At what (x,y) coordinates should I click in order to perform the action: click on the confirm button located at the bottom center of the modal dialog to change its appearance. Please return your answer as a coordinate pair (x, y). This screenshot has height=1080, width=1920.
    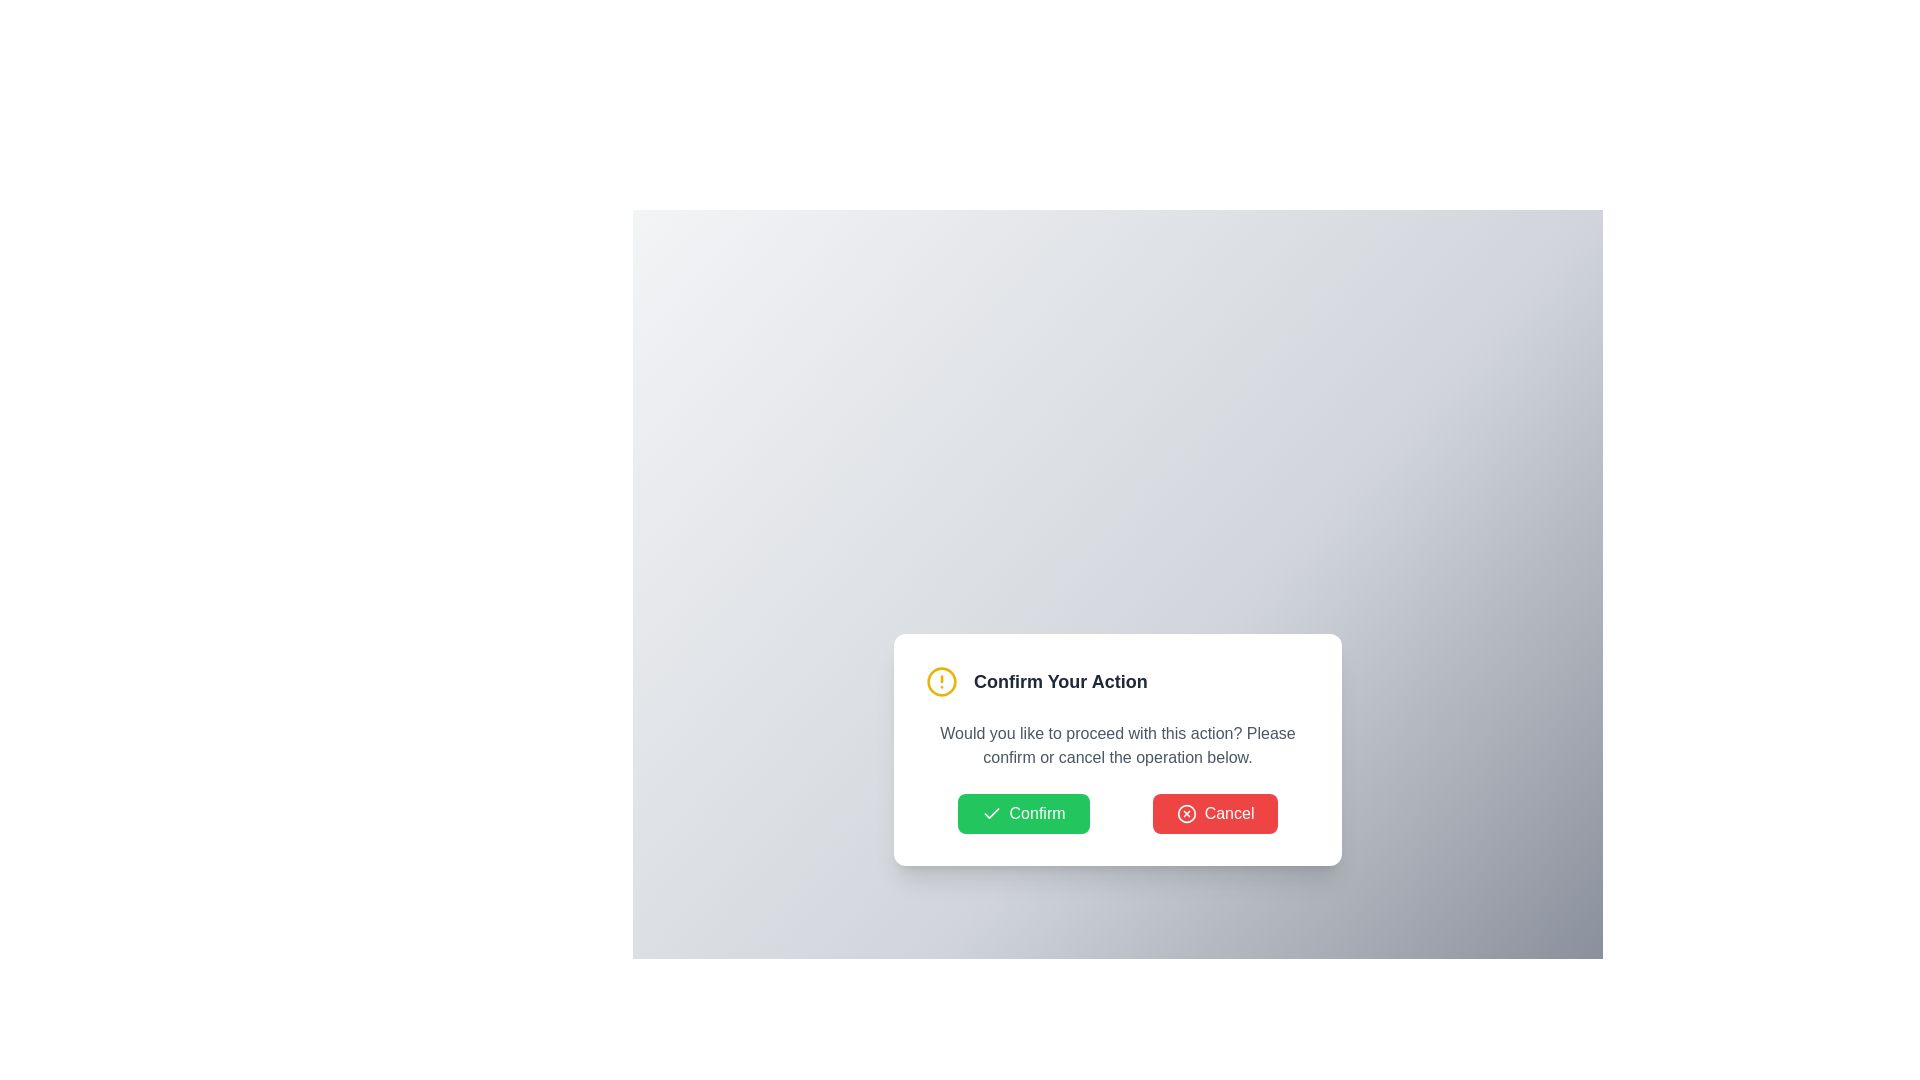
    Looking at the image, I should click on (1023, 813).